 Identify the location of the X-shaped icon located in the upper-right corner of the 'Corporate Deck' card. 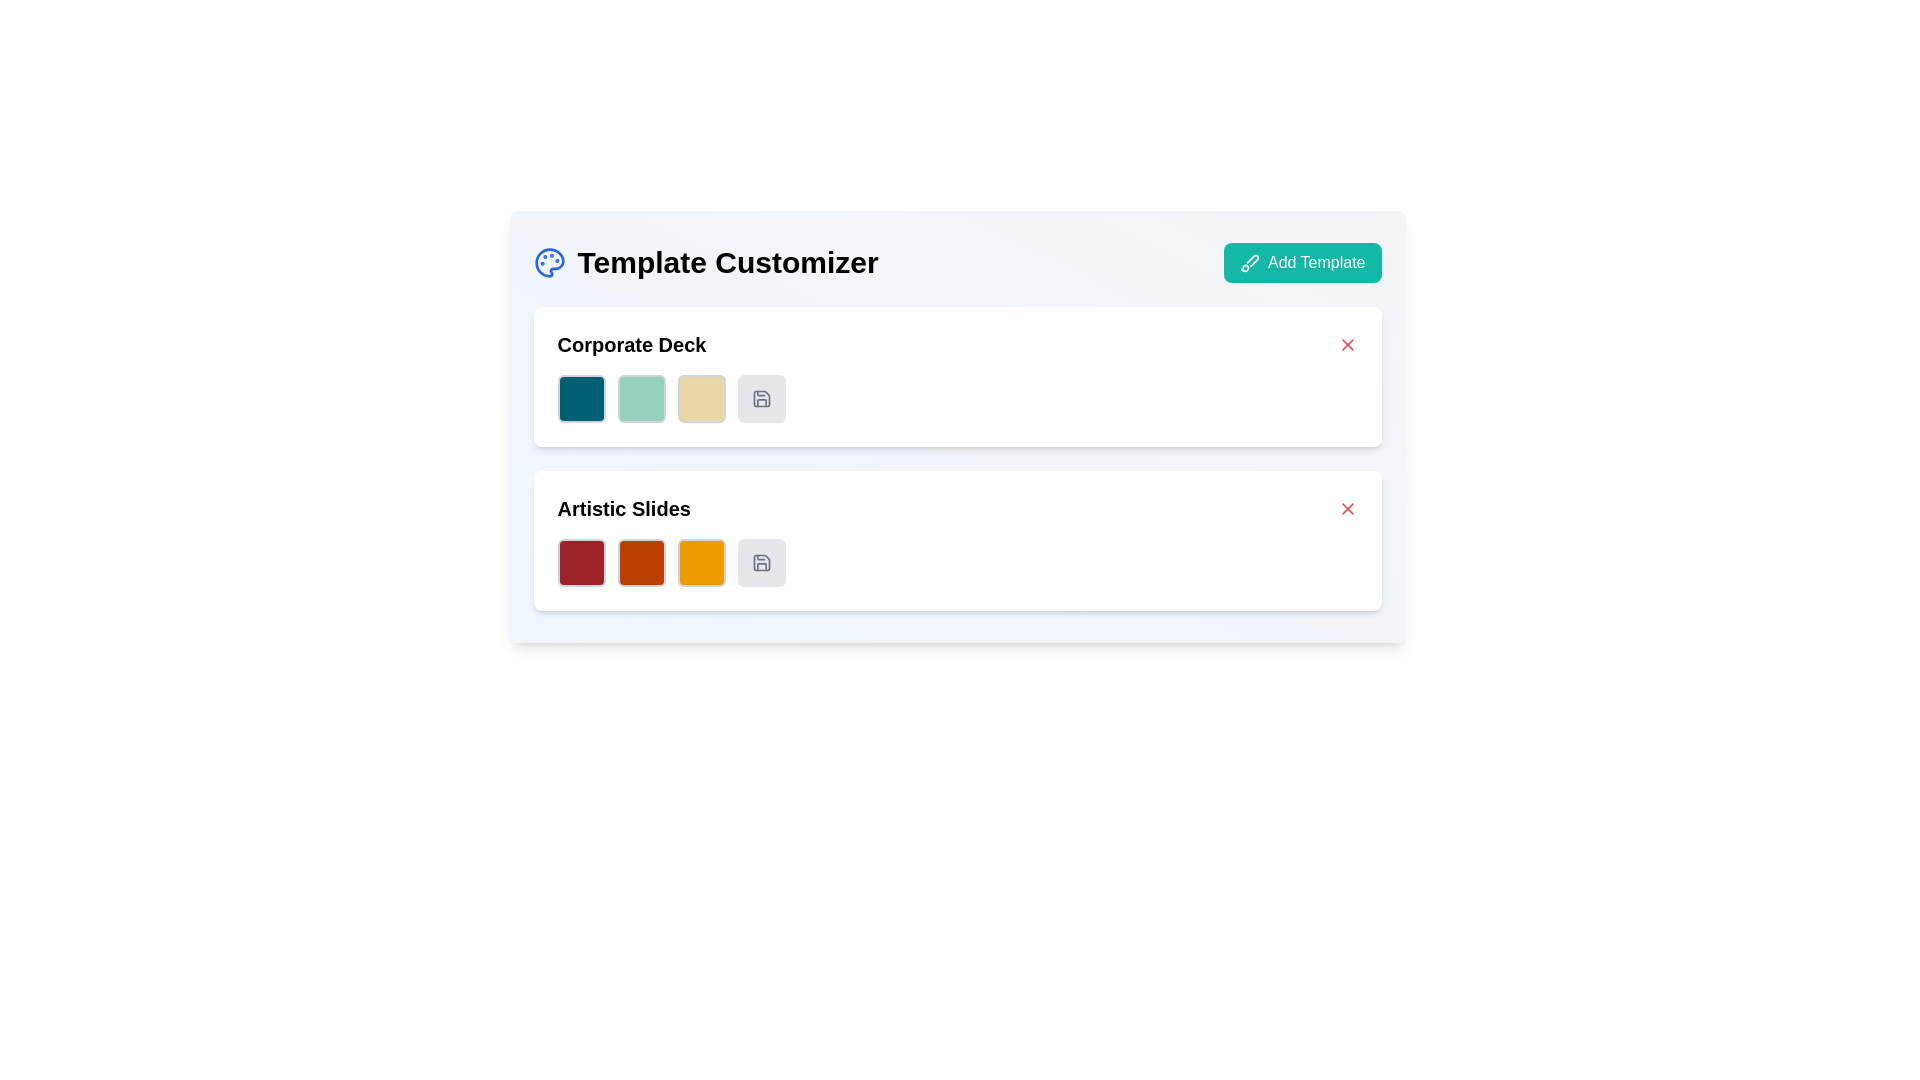
(1347, 343).